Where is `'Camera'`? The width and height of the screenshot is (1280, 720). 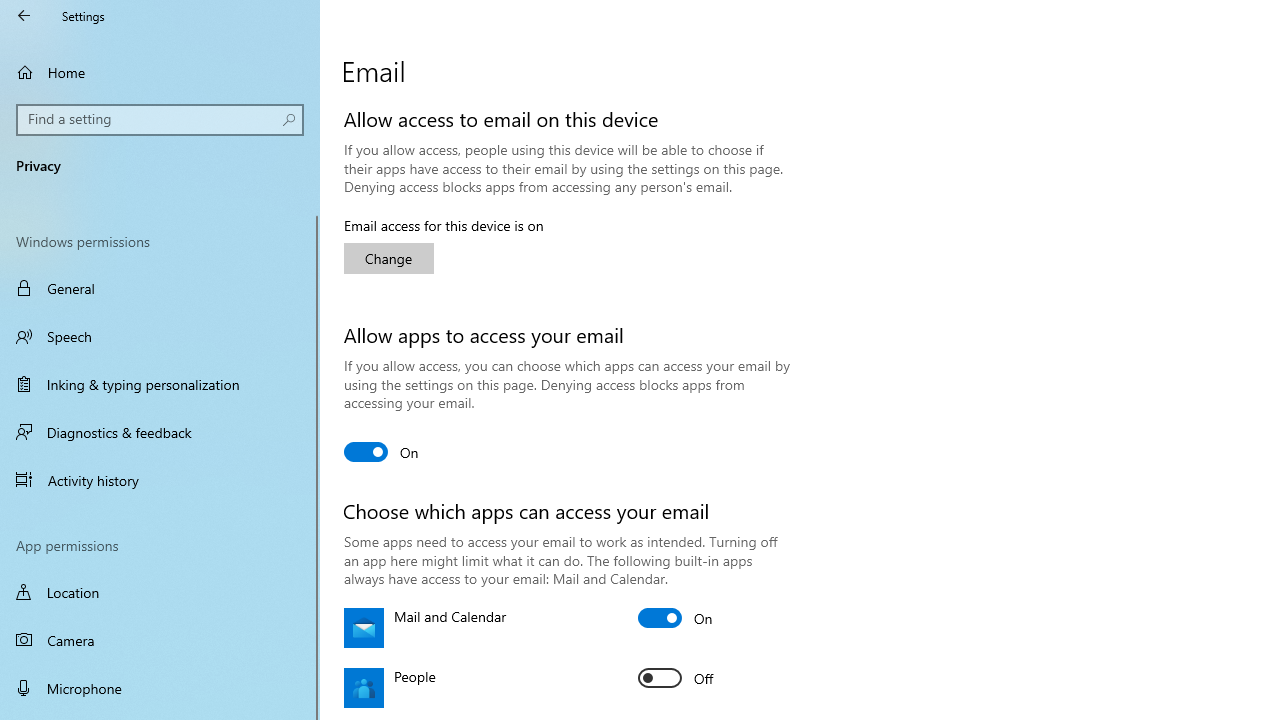
'Camera' is located at coordinates (160, 640).